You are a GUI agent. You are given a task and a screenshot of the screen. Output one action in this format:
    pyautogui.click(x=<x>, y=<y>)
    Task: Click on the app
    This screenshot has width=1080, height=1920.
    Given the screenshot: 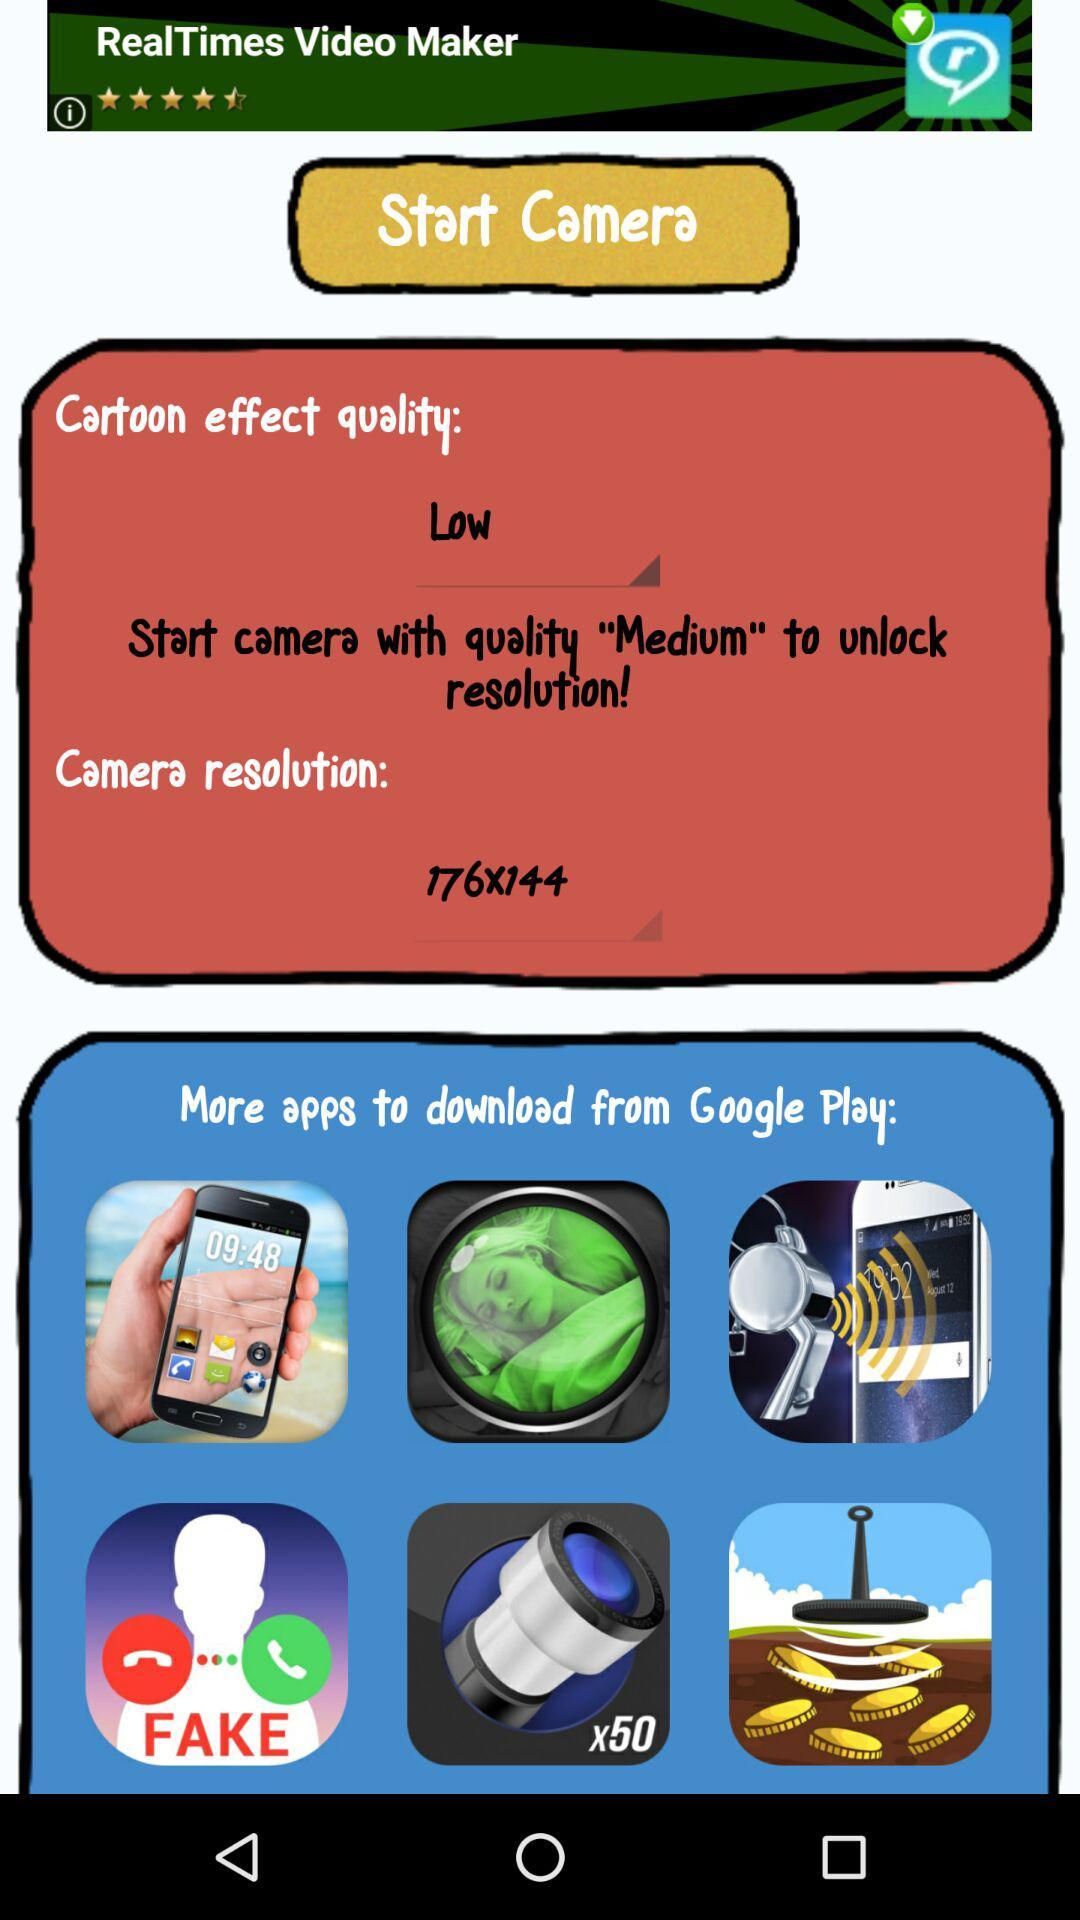 What is the action you would take?
    pyautogui.click(x=216, y=1311)
    